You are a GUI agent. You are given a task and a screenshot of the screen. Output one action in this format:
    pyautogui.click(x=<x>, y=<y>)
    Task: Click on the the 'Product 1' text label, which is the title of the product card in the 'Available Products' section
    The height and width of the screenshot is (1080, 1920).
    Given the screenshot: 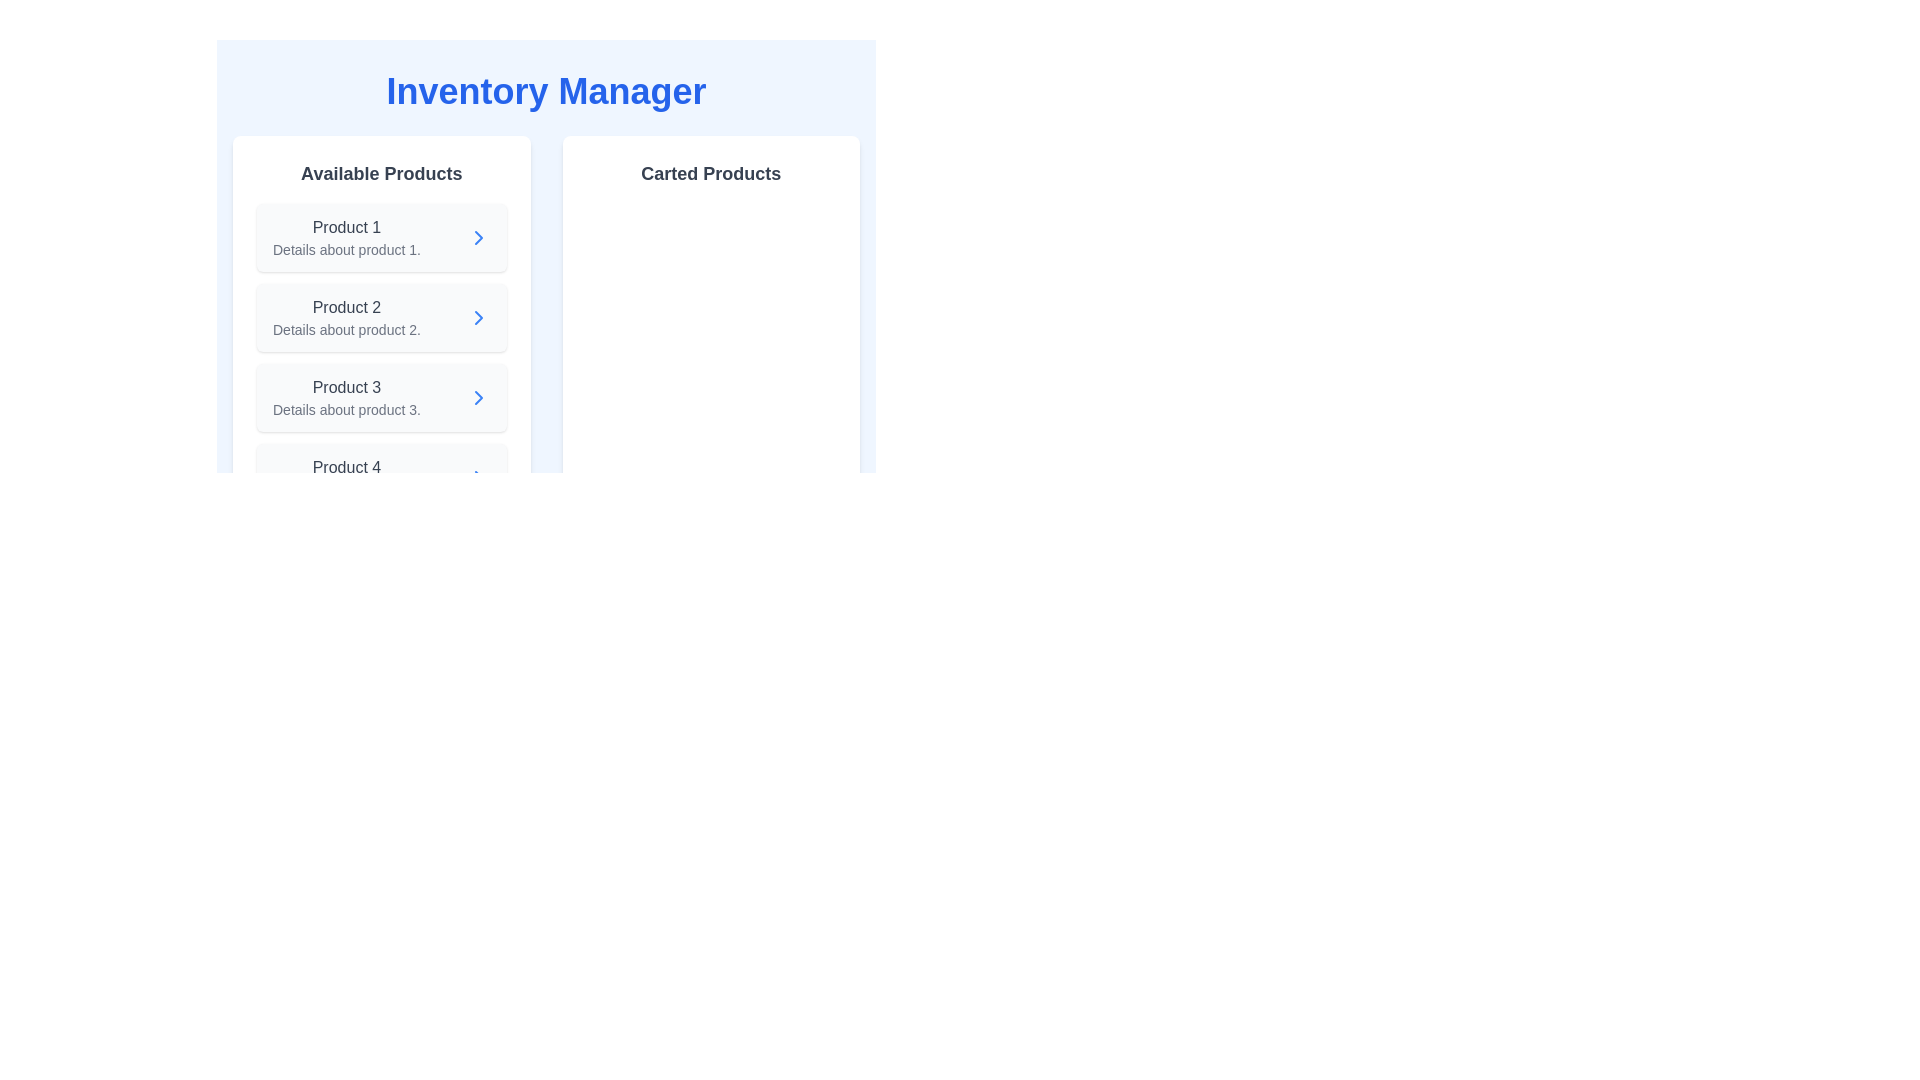 What is the action you would take?
    pyautogui.click(x=346, y=226)
    